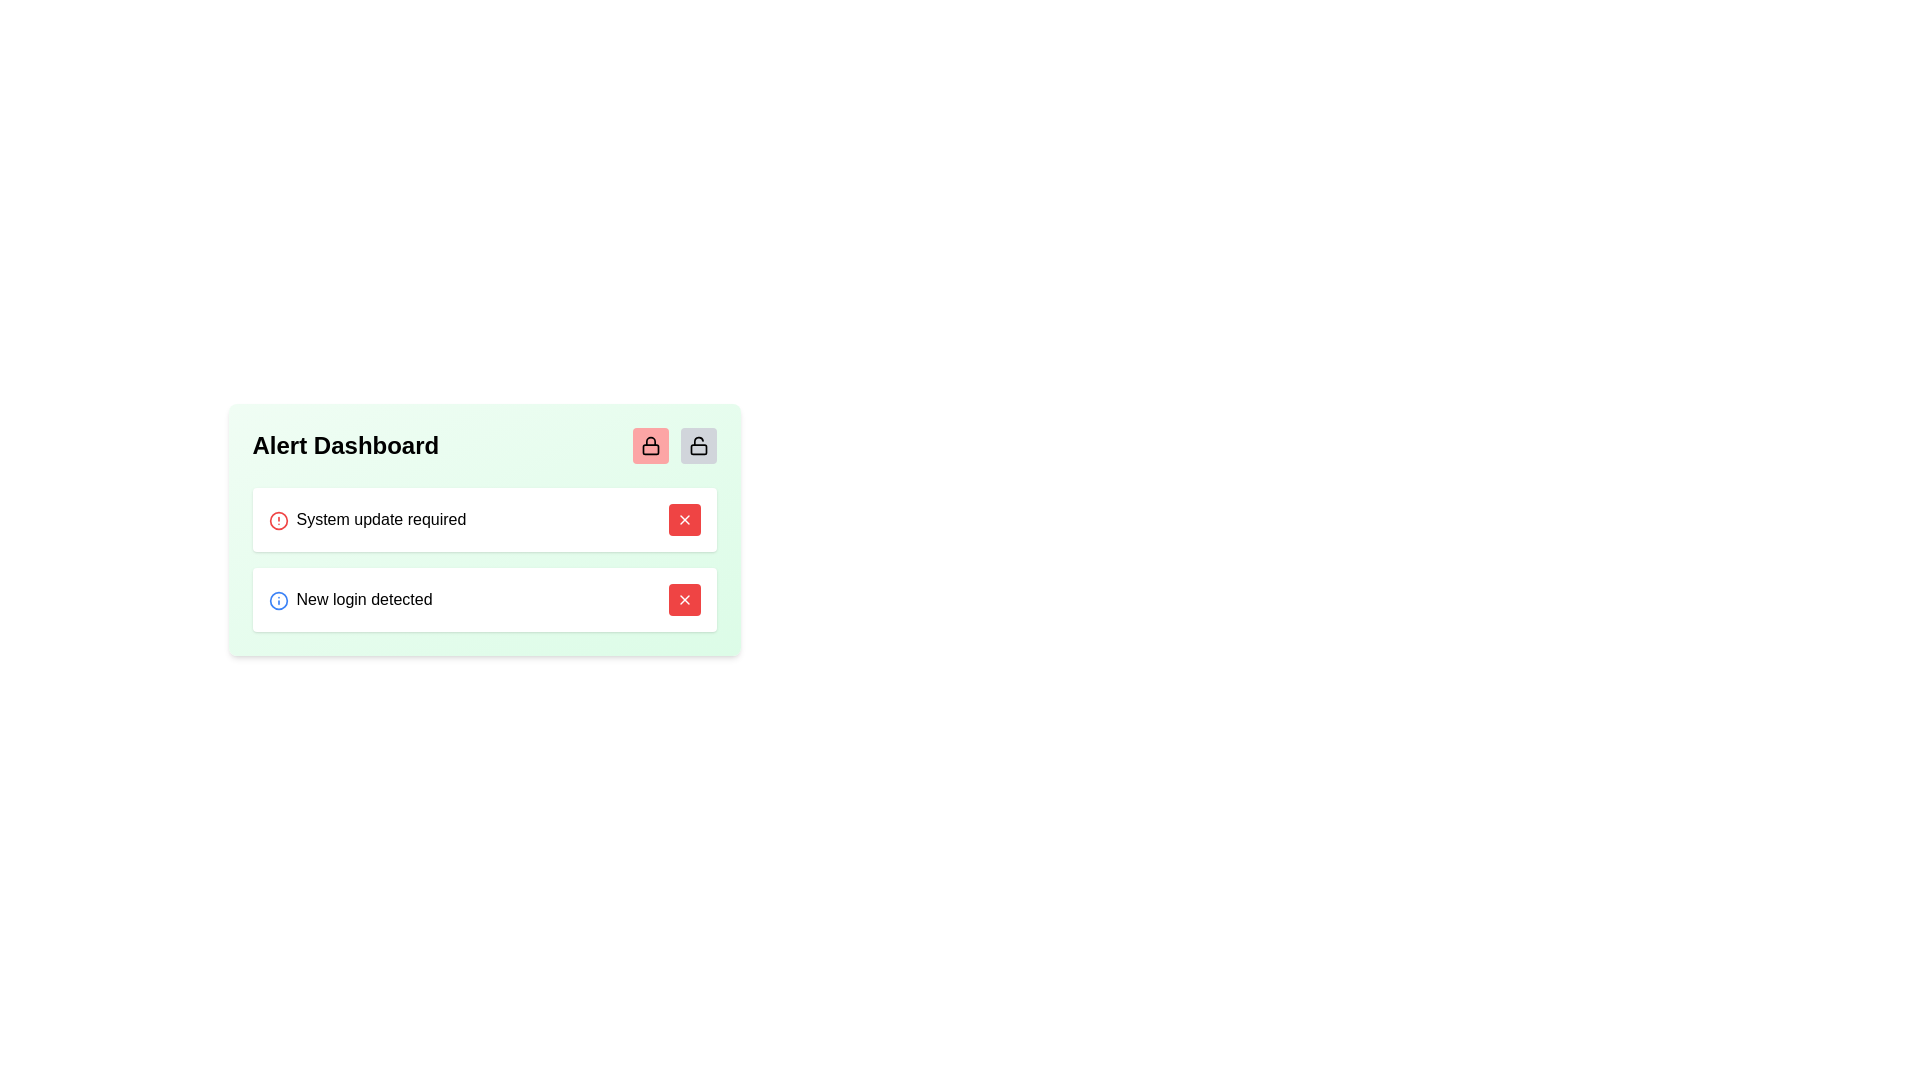  I want to click on the small red button with a centered 'X' icon, so click(684, 519).